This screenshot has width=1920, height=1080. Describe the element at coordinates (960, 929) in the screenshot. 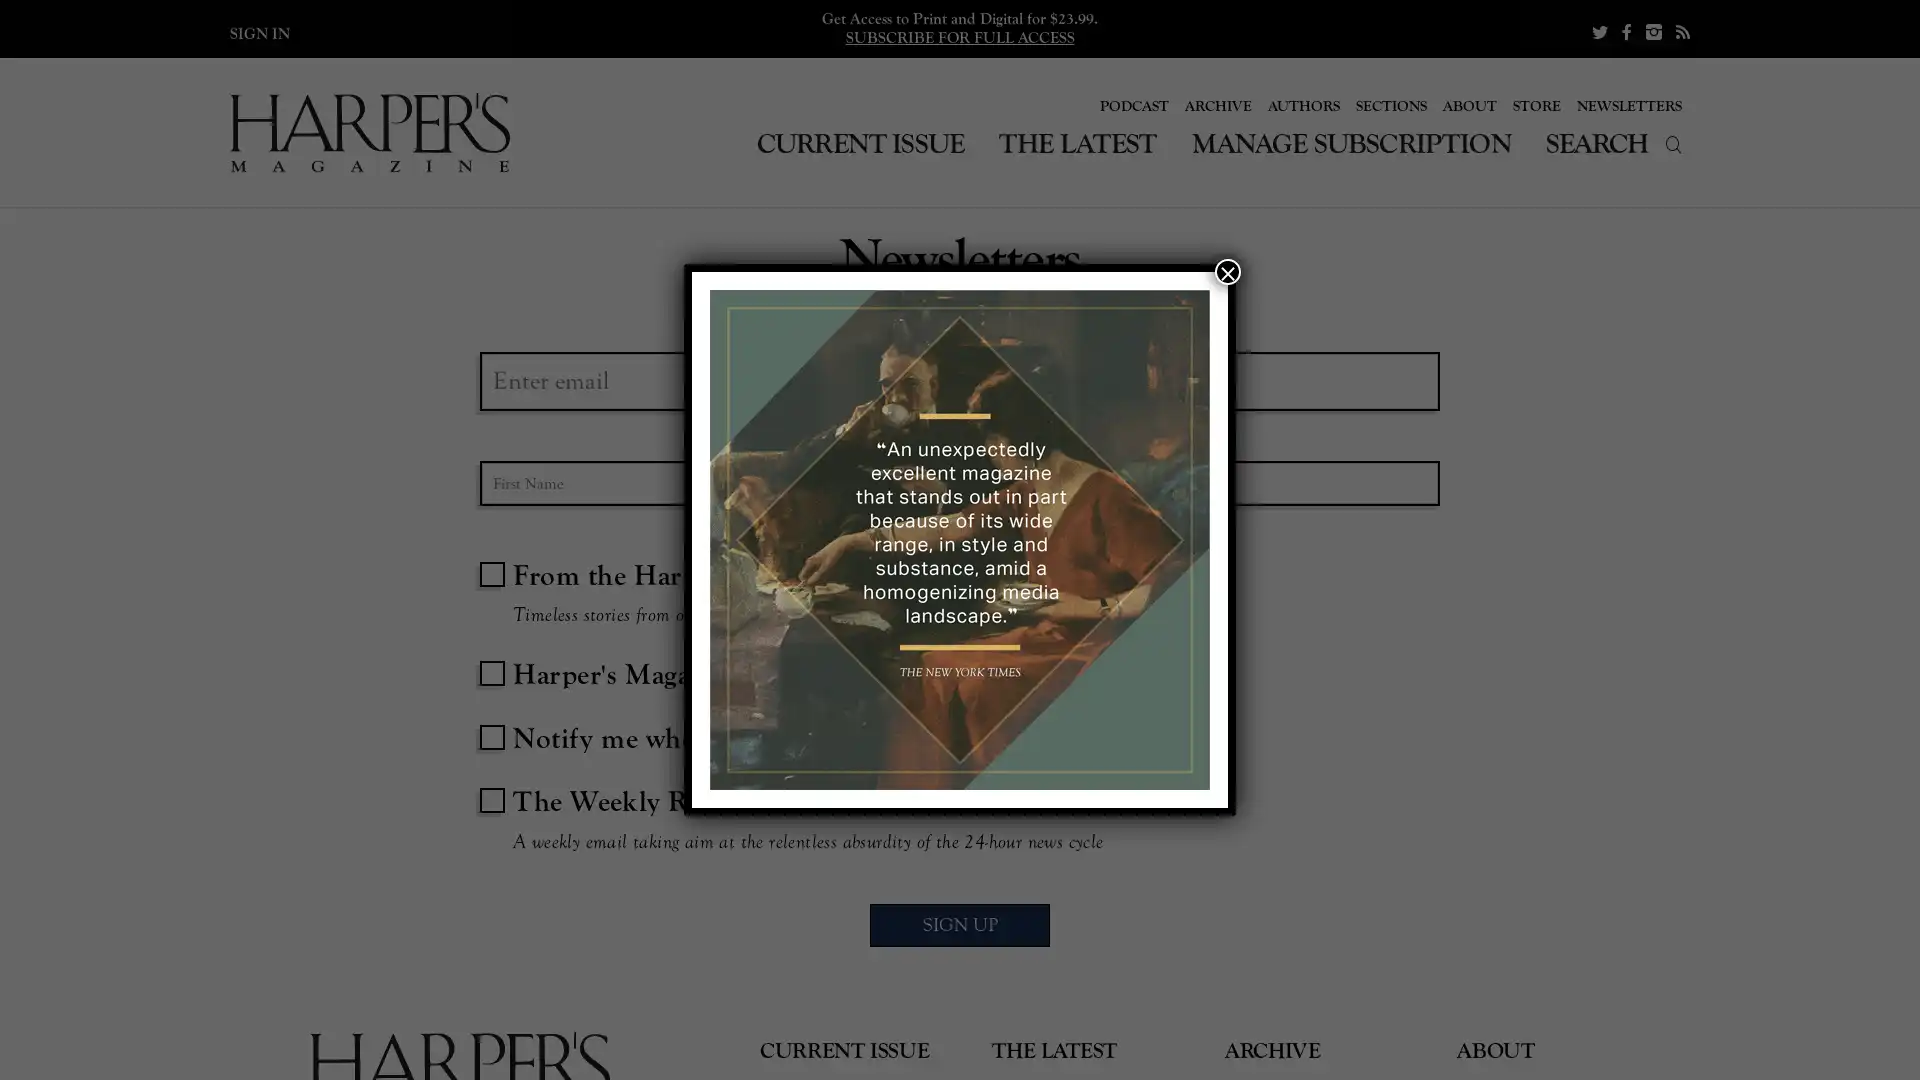

I see `SIGN UP` at that location.